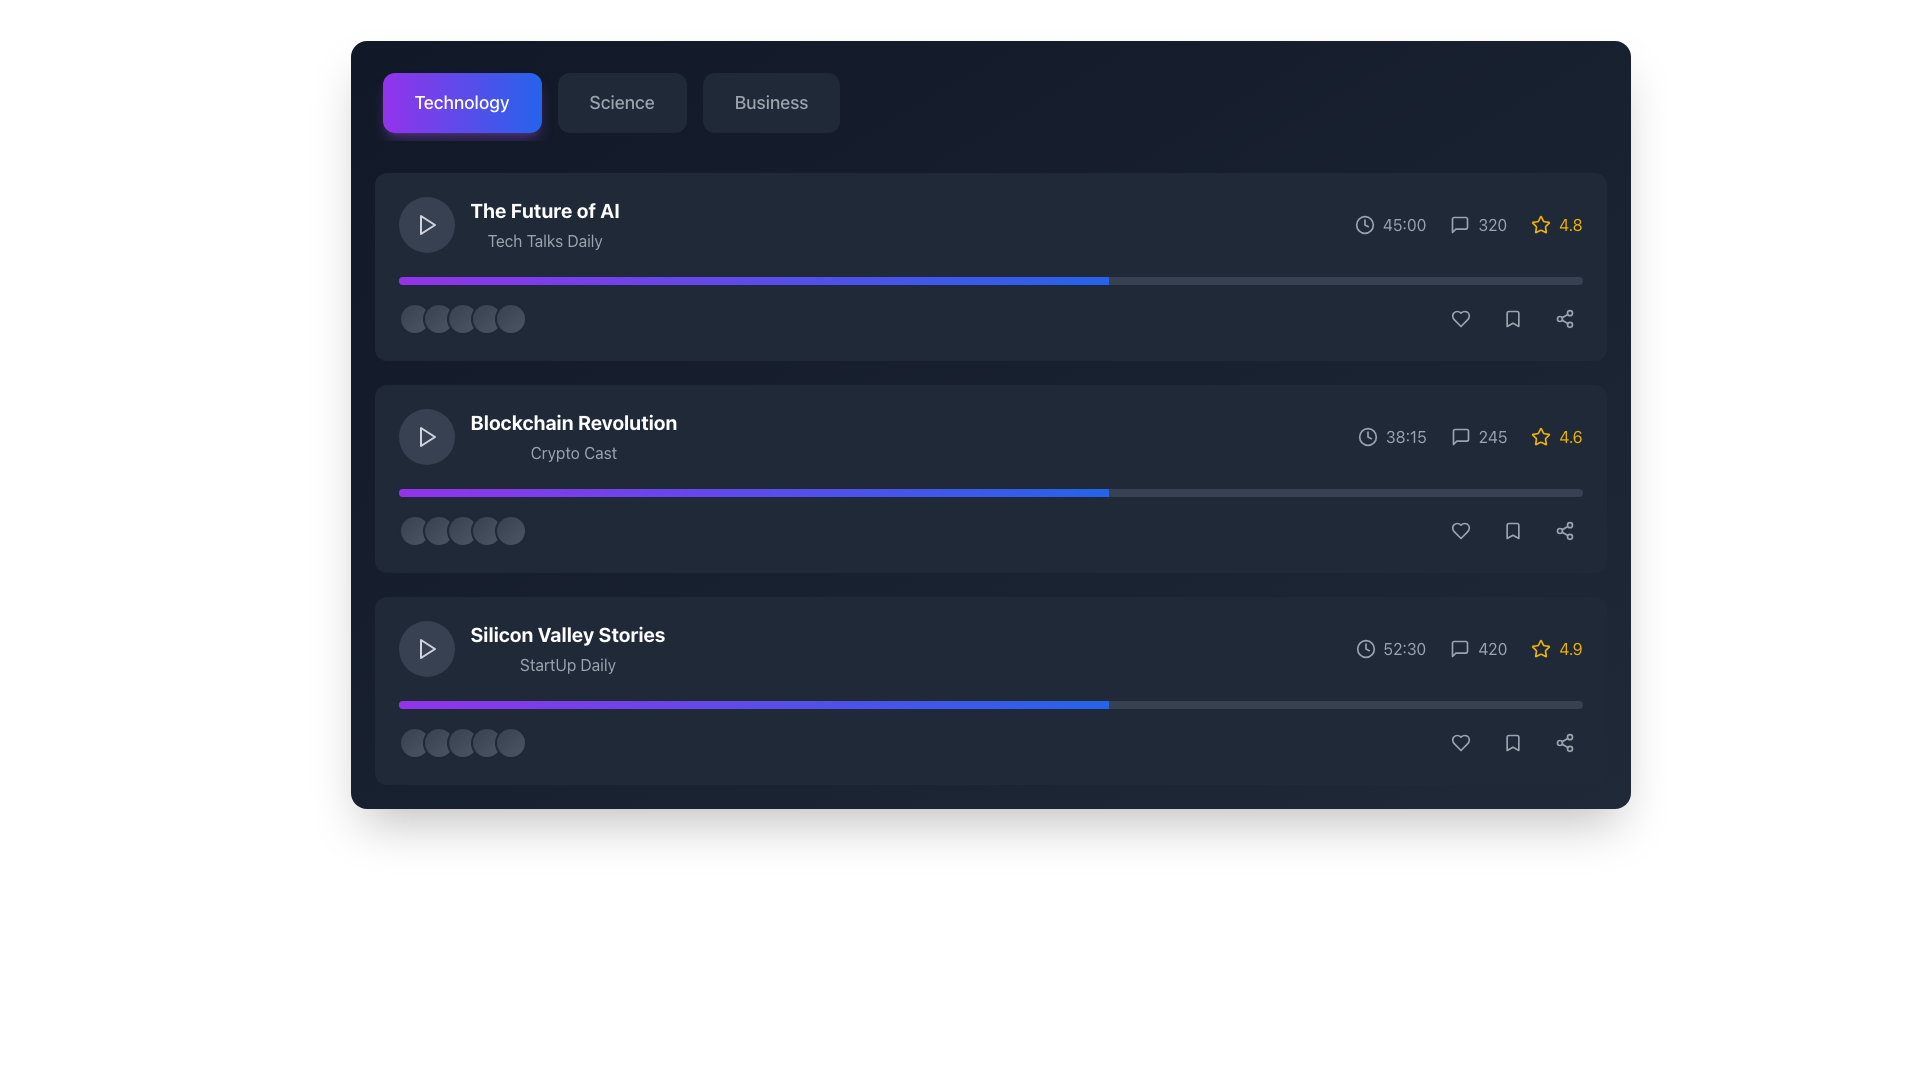 The image size is (1920, 1080). Describe the element at coordinates (486, 743) in the screenshot. I see `the fourth circular decorative element with a gradient fill, located below the 'Silicon Valley Stories' heading` at that location.